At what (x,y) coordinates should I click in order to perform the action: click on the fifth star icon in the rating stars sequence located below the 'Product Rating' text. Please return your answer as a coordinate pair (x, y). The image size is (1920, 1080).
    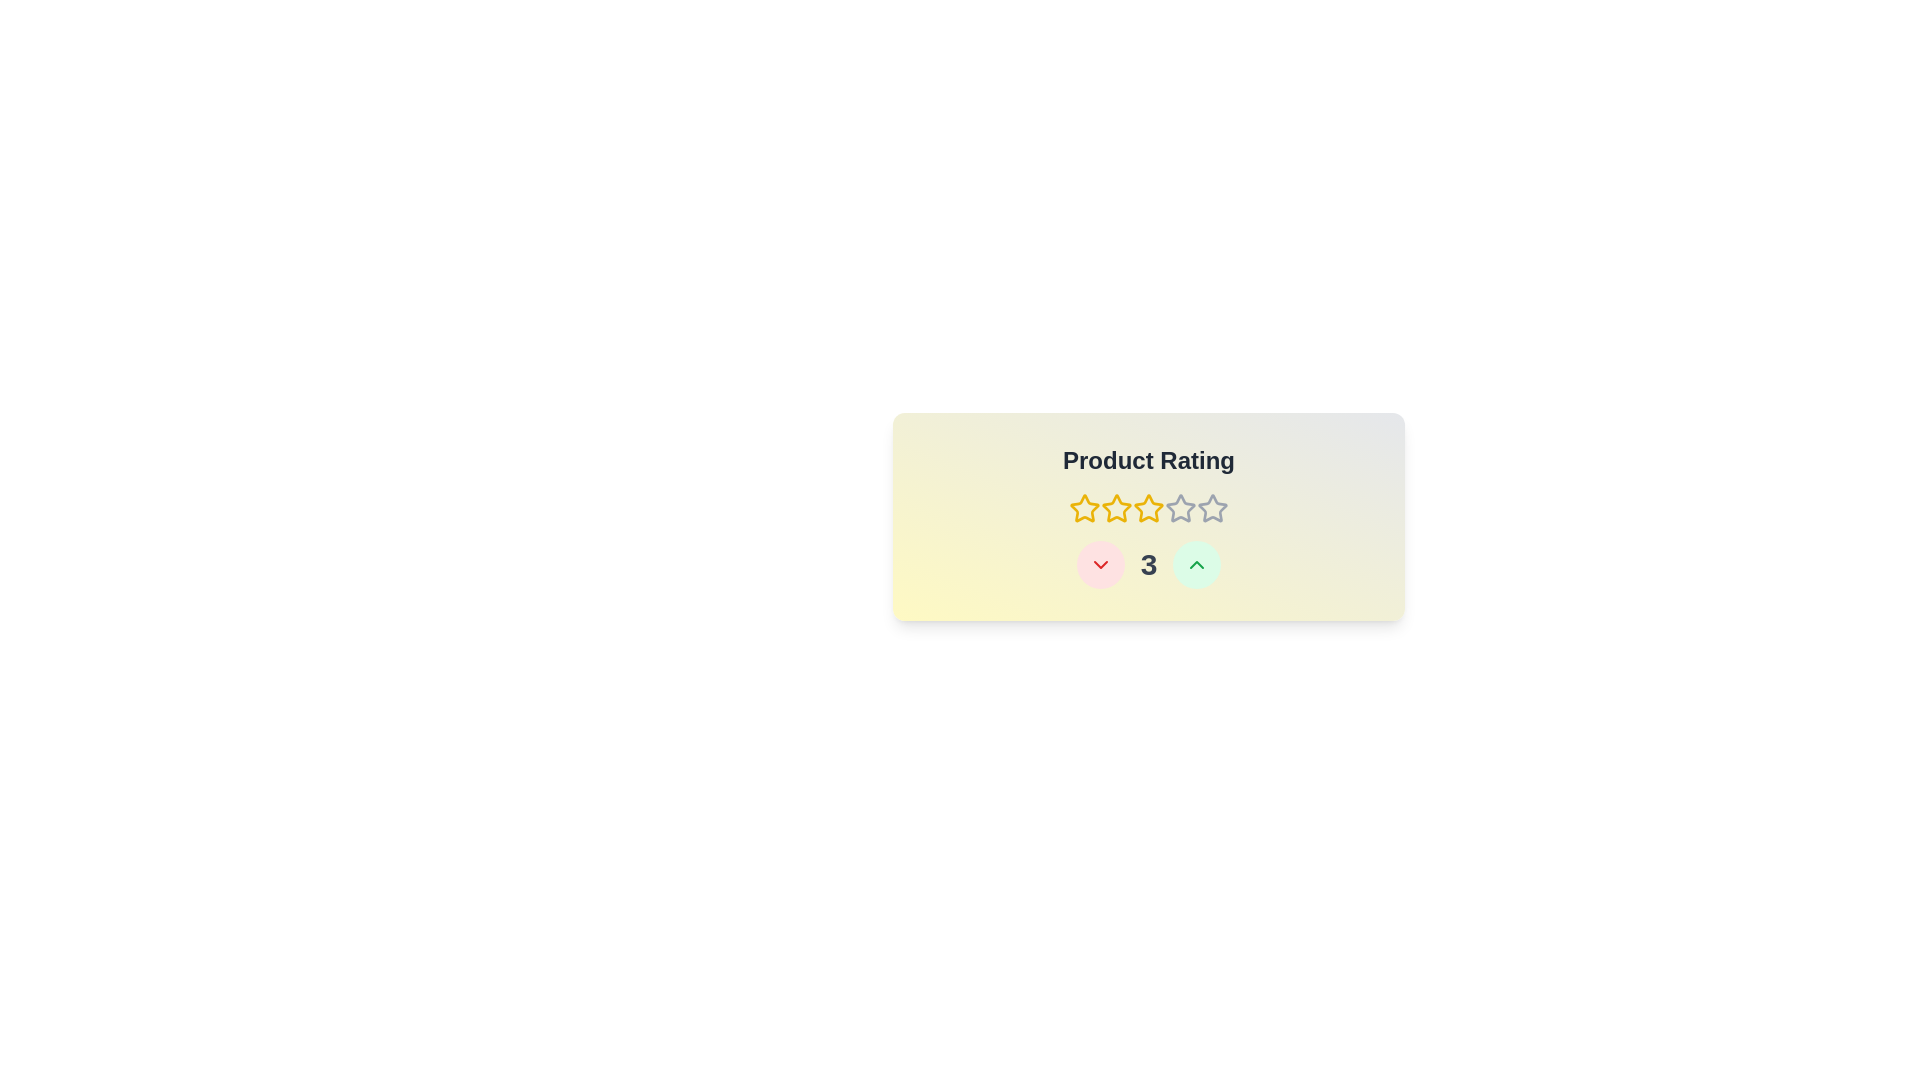
    Looking at the image, I should click on (1212, 508).